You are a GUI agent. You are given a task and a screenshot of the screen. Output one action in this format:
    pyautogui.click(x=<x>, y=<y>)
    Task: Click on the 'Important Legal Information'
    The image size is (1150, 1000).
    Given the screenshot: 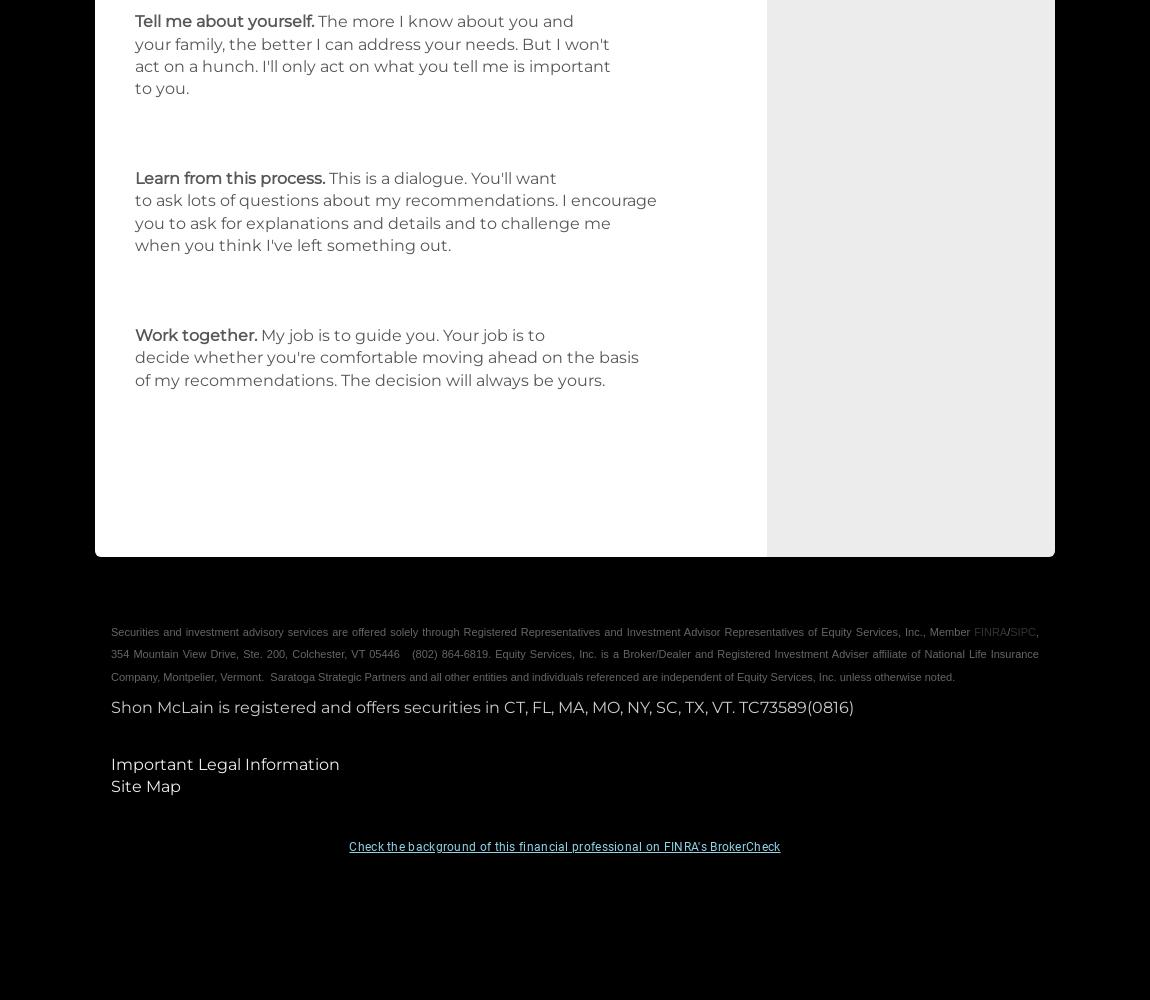 What is the action you would take?
    pyautogui.click(x=224, y=763)
    